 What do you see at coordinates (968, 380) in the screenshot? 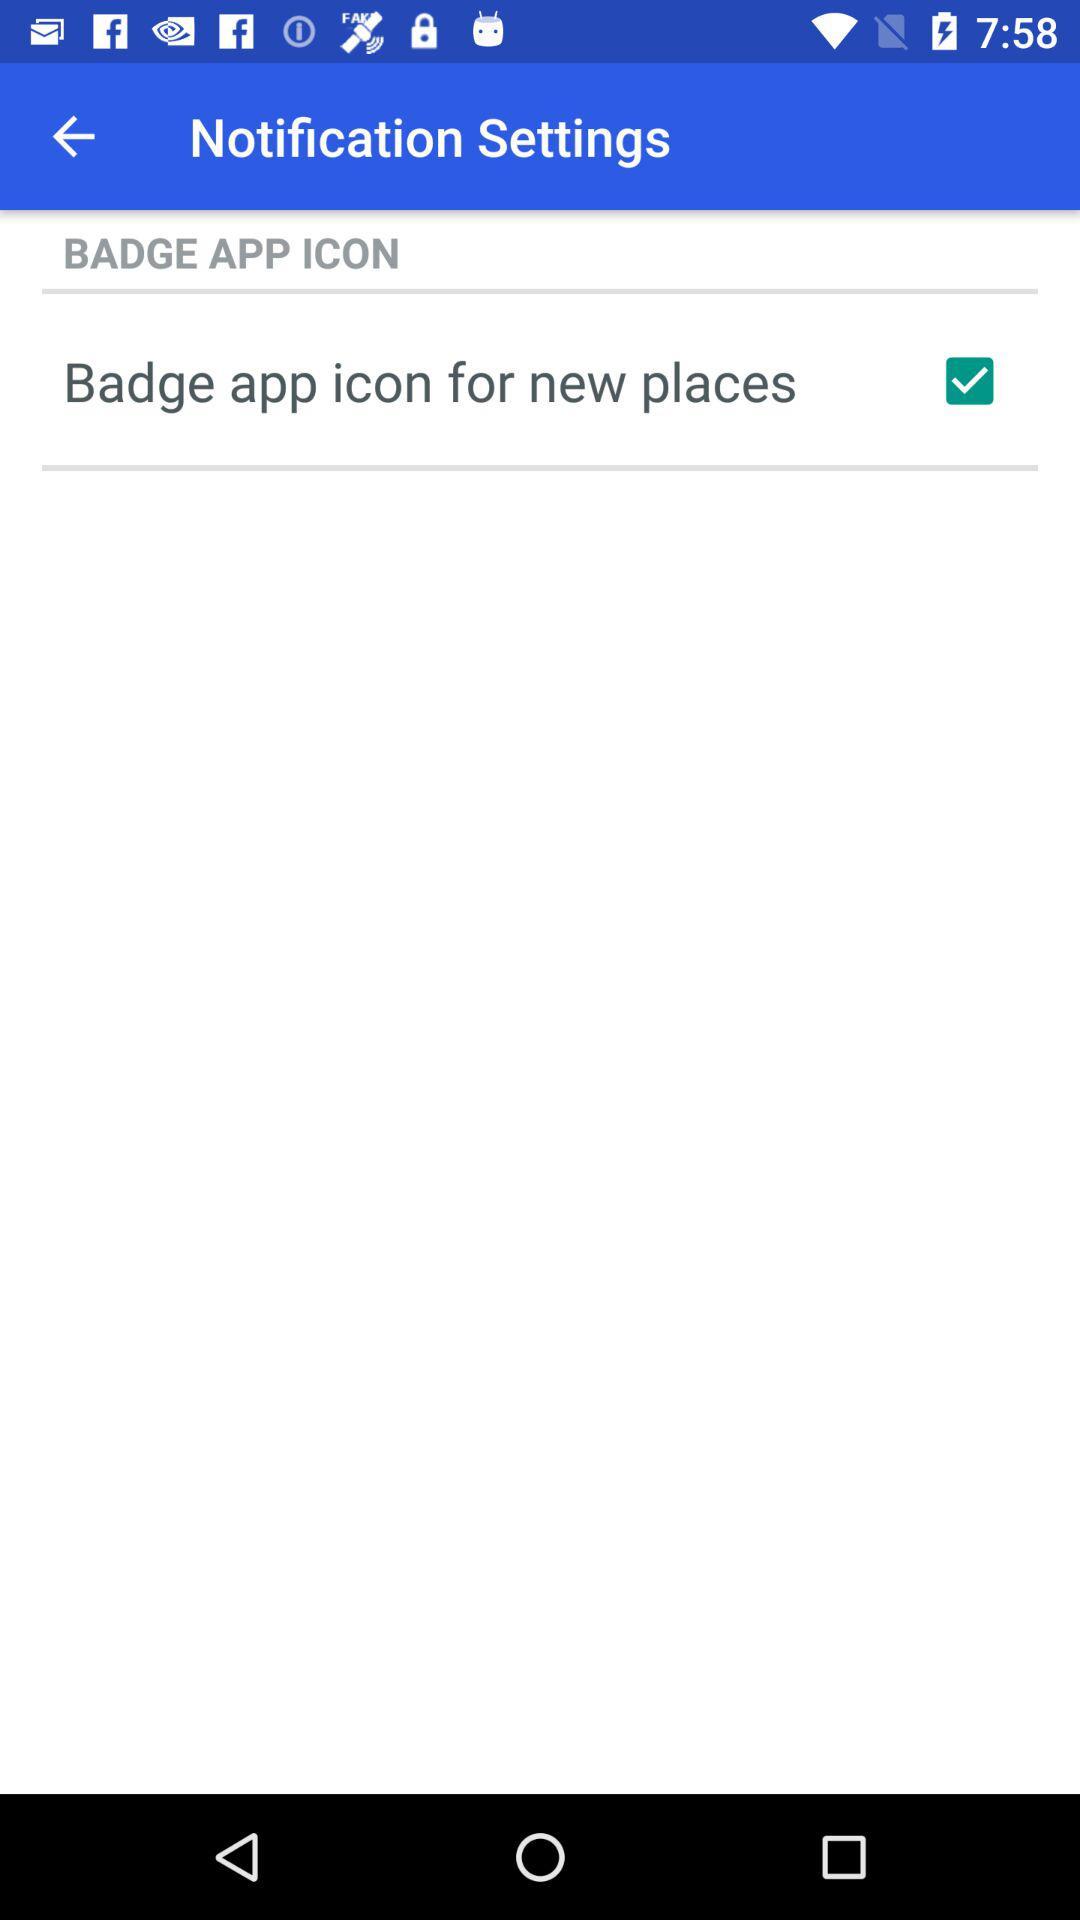
I see `icon next to the badge app icon item` at bounding box center [968, 380].